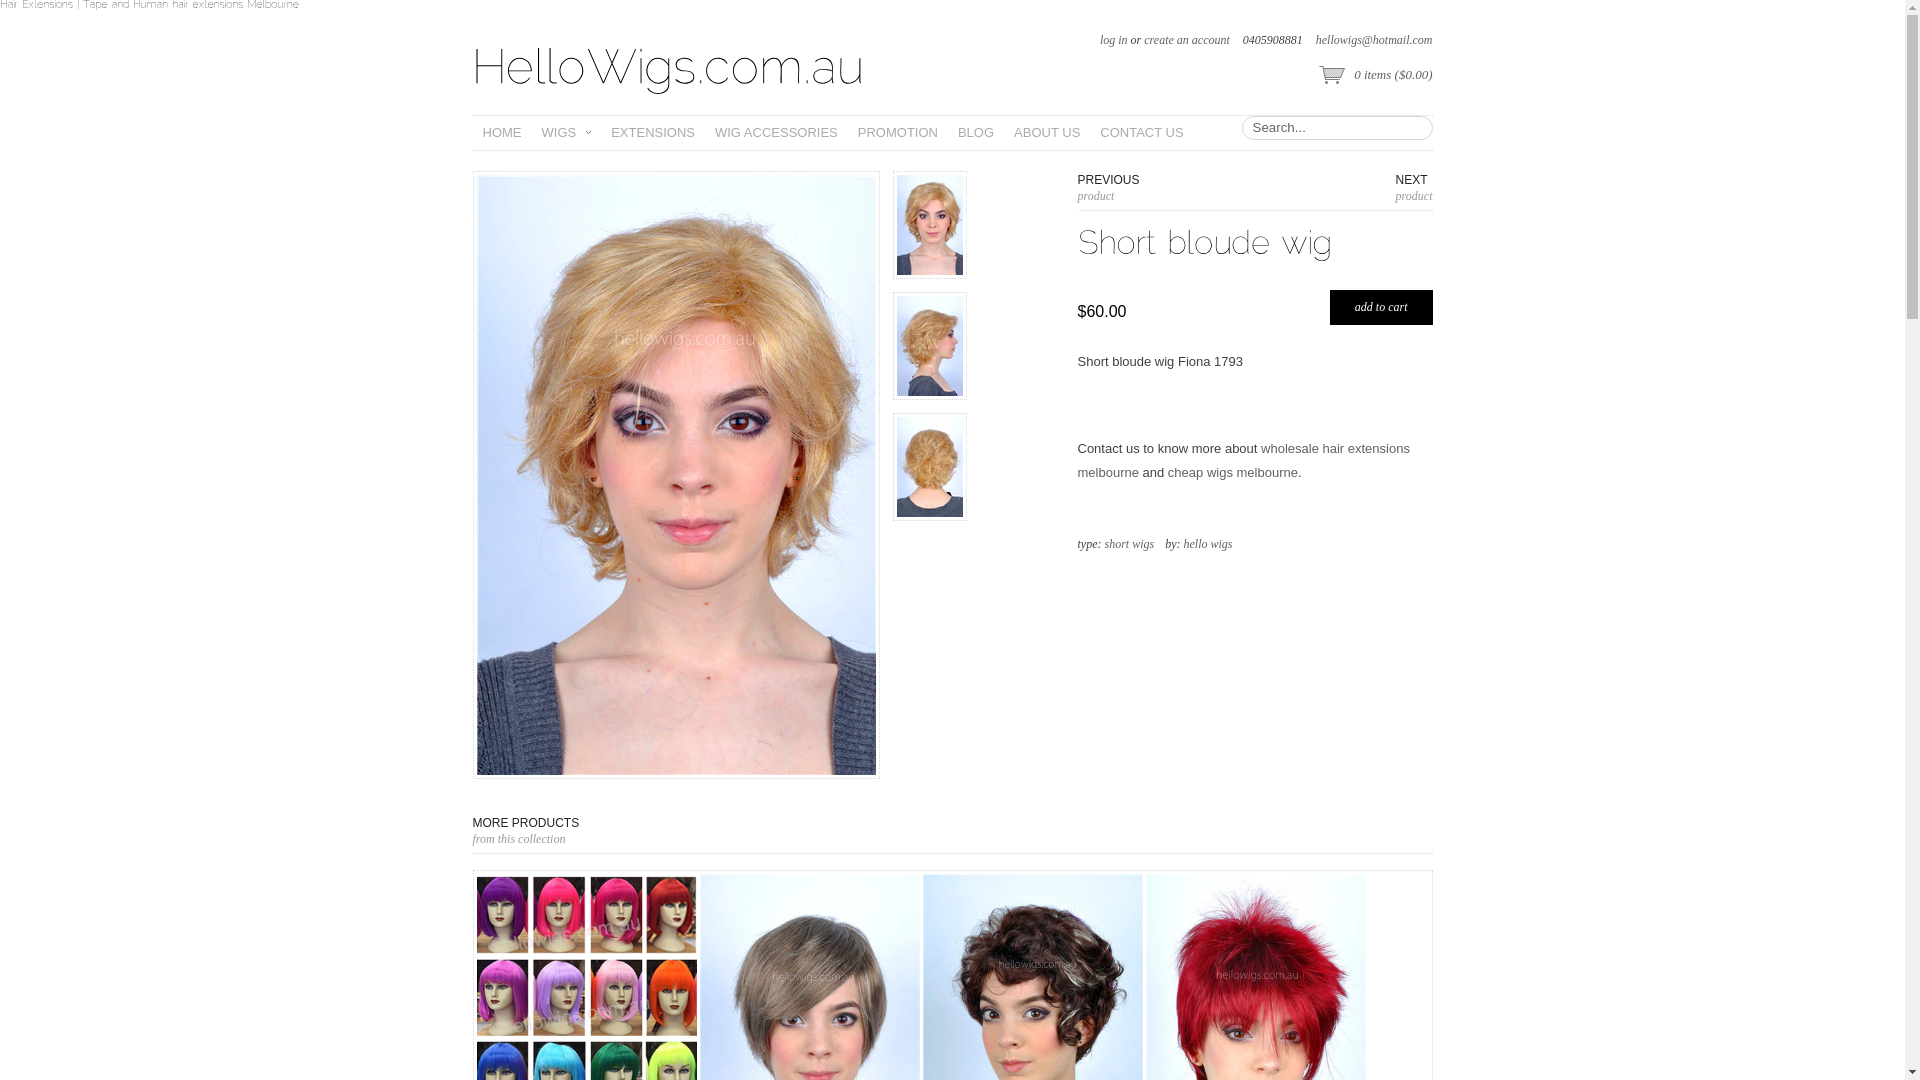 The height and width of the screenshot is (1080, 1920). Describe the element at coordinates (1242, 460) in the screenshot. I see `'wholesale hair extensions melbourne'` at that location.